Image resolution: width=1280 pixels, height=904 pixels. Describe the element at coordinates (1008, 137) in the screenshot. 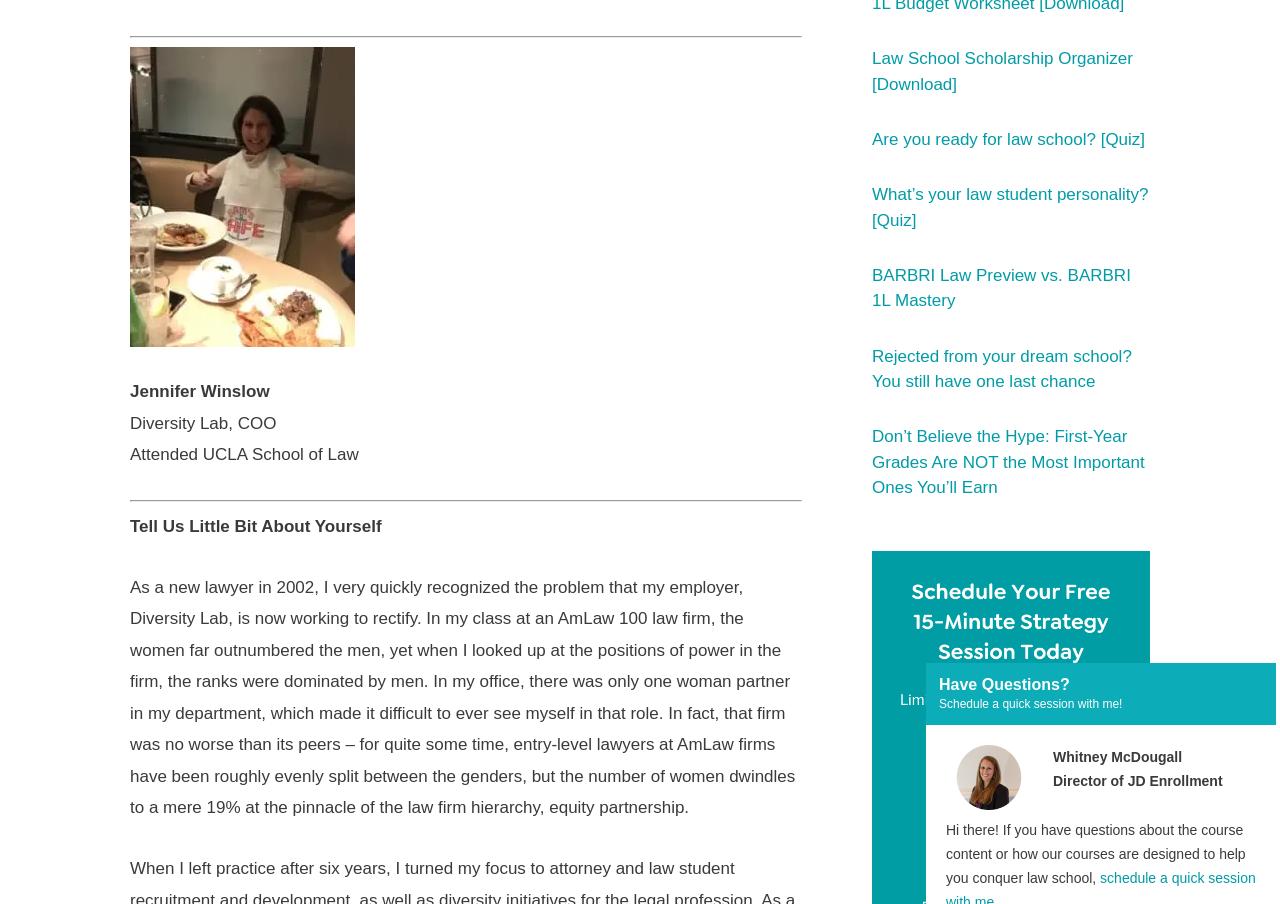

I see `'Are you ready for law school? [Quiz]'` at that location.